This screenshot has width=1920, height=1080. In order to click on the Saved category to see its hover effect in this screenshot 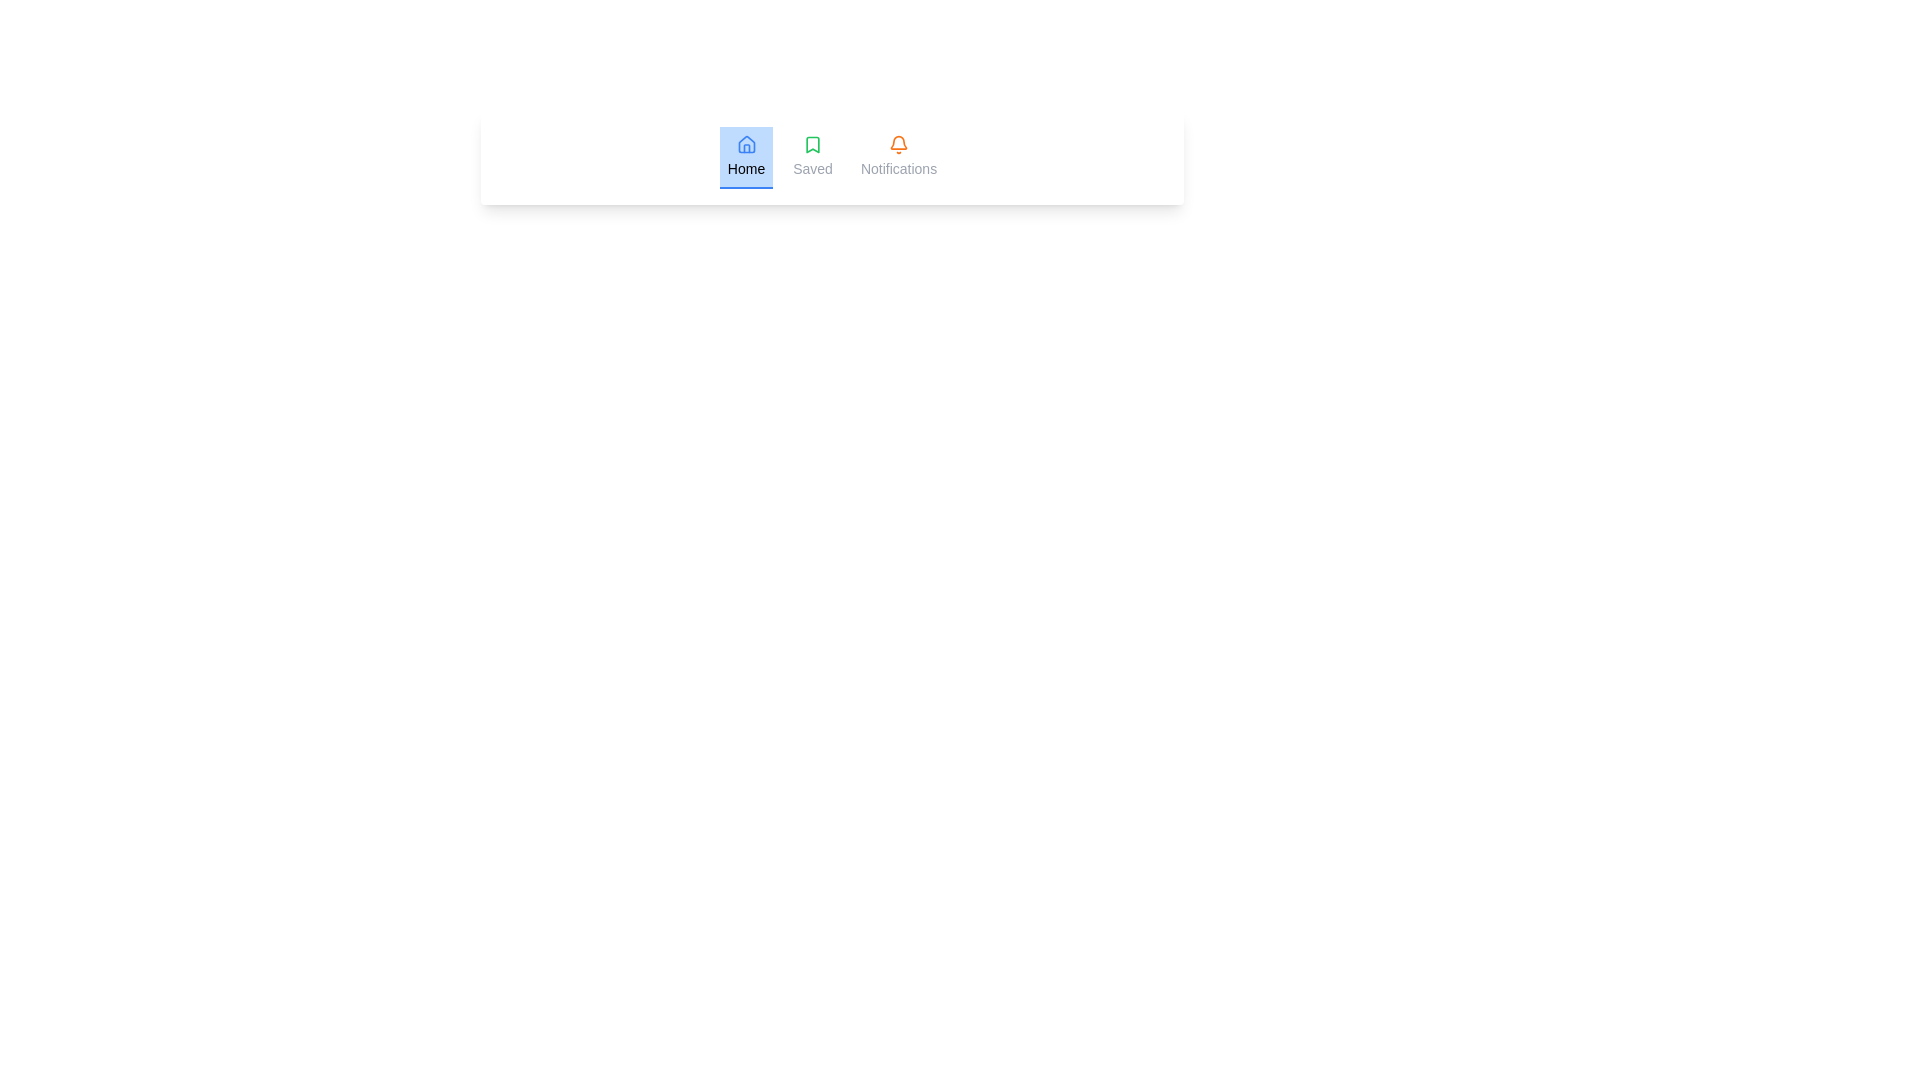, I will do `click(813, 157)`.